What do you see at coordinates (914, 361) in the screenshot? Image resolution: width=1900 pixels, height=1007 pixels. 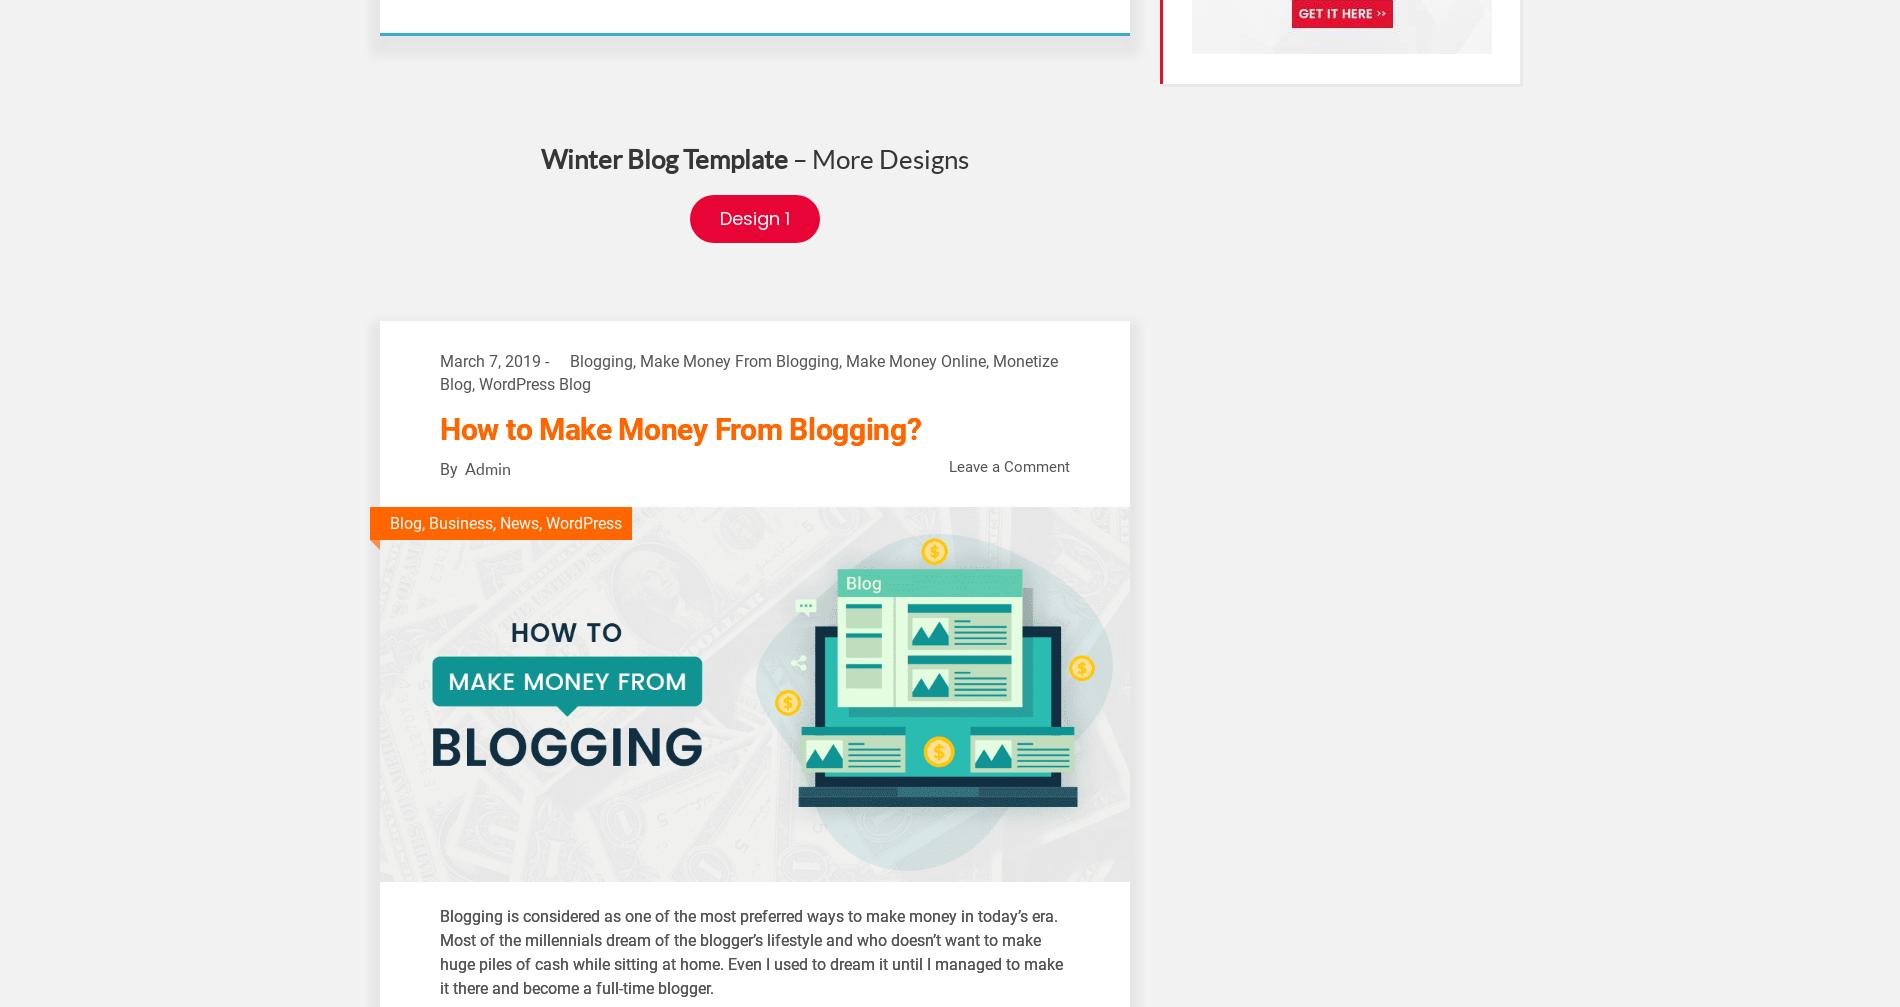 I see `'Make Money Online'` at bounding box center [914, 361].